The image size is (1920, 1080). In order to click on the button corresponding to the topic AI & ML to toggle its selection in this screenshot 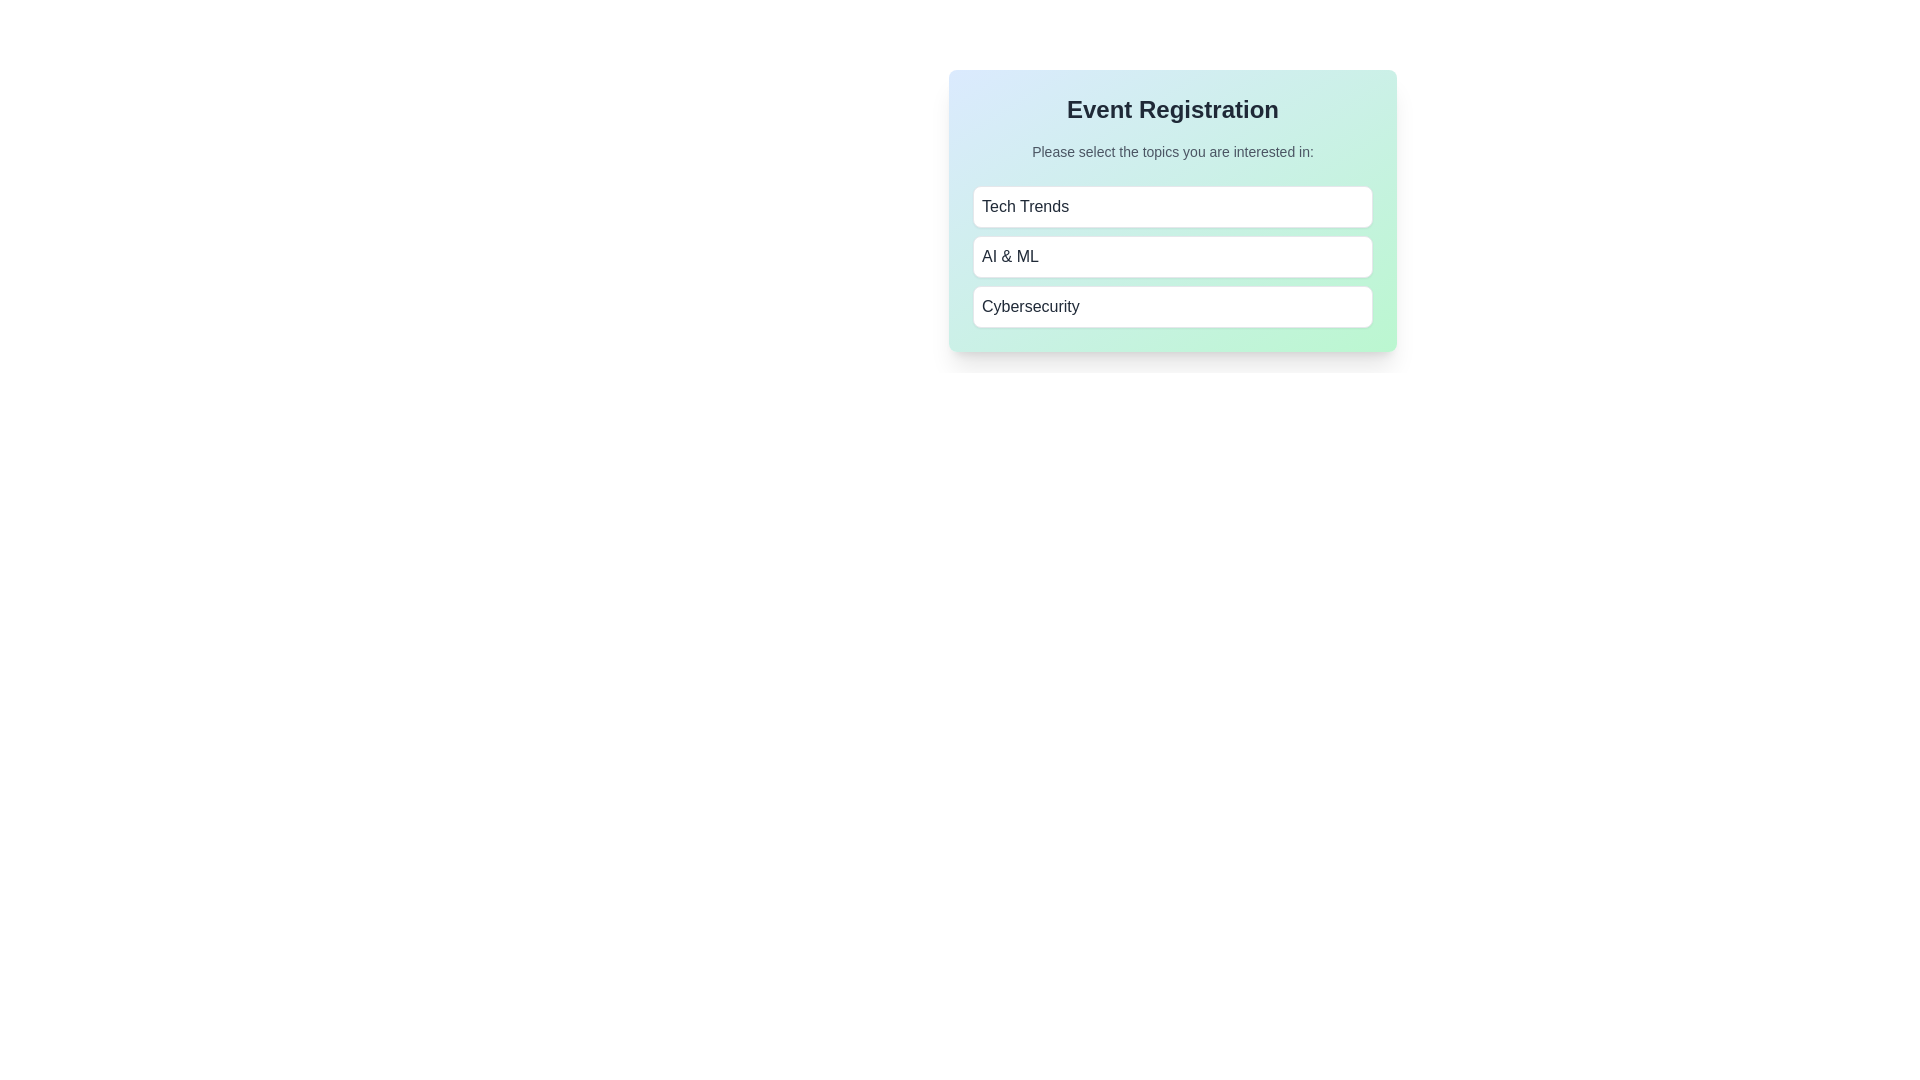, I will do `click(1172, 256)`.